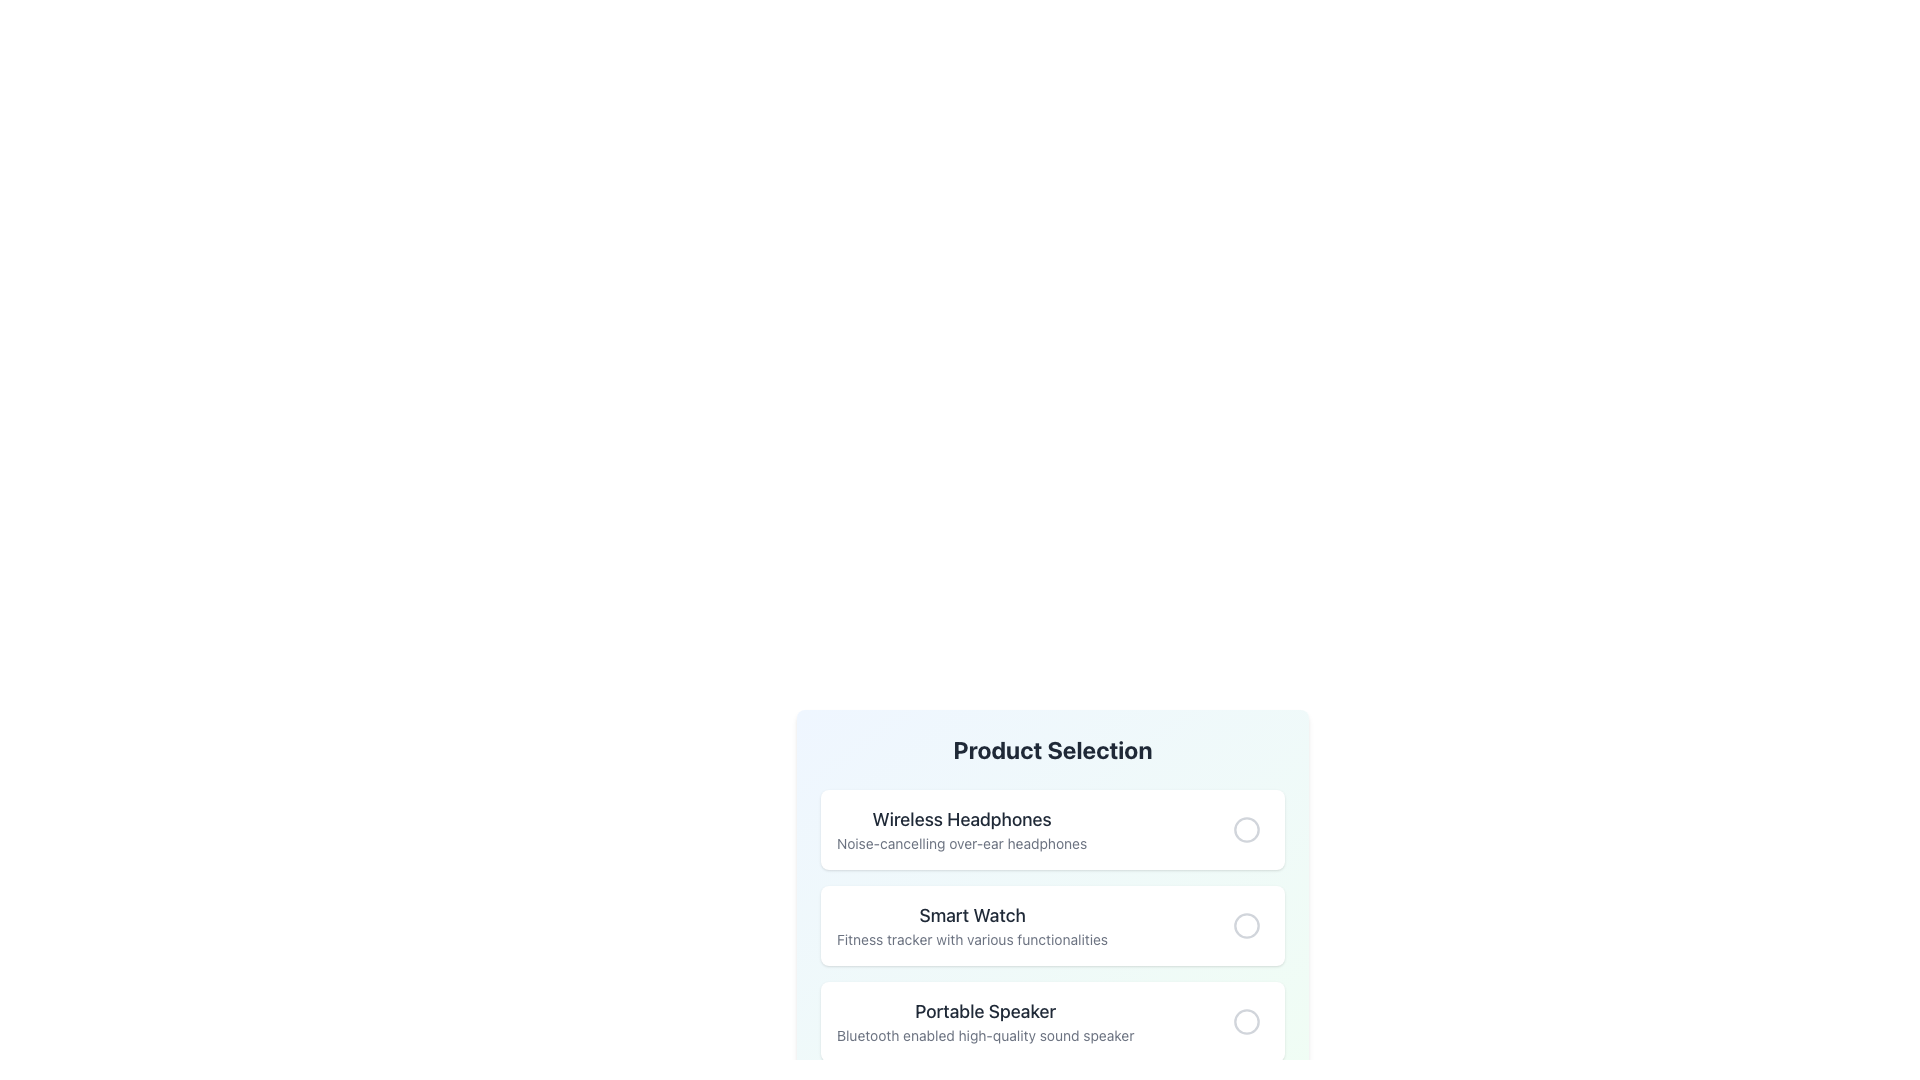 Image resolution: width=1920 pixels, height=1080 pixels. What do you see at coordinates (1051, 925) in the screenshot?
I see `the second item in the product selection menu, which represents the 'Smart Watch'` at bounding box center [1051, 925].